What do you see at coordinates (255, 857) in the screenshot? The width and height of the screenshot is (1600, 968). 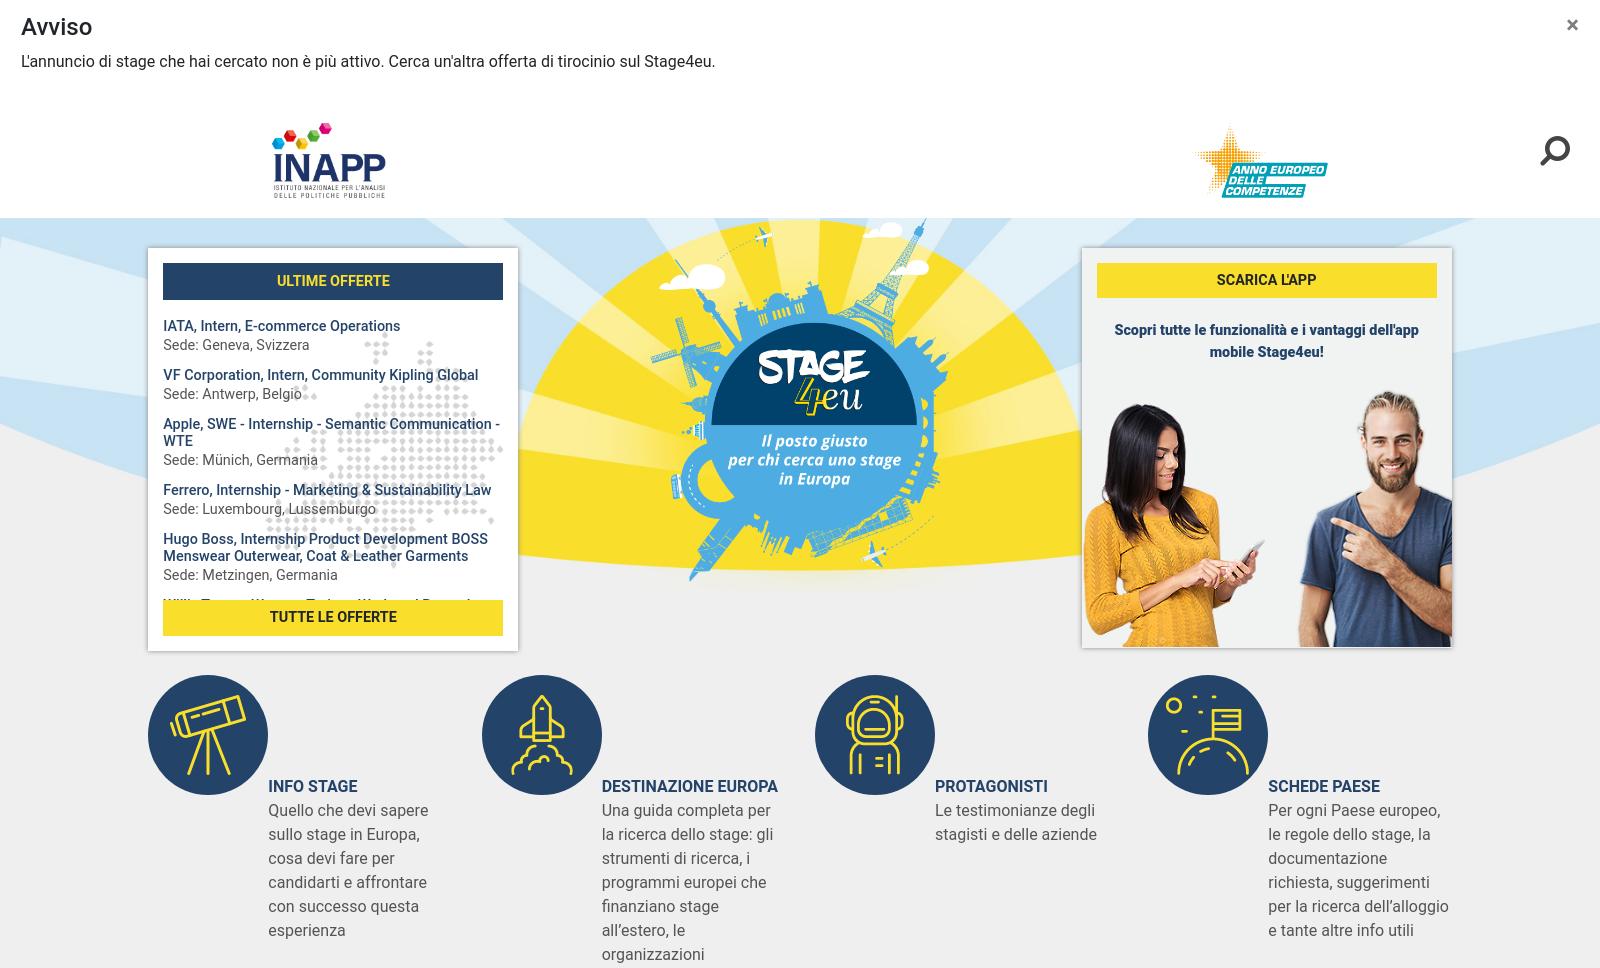 I see `'Geneva, Svizzera'` at bounding box center [255, 857].